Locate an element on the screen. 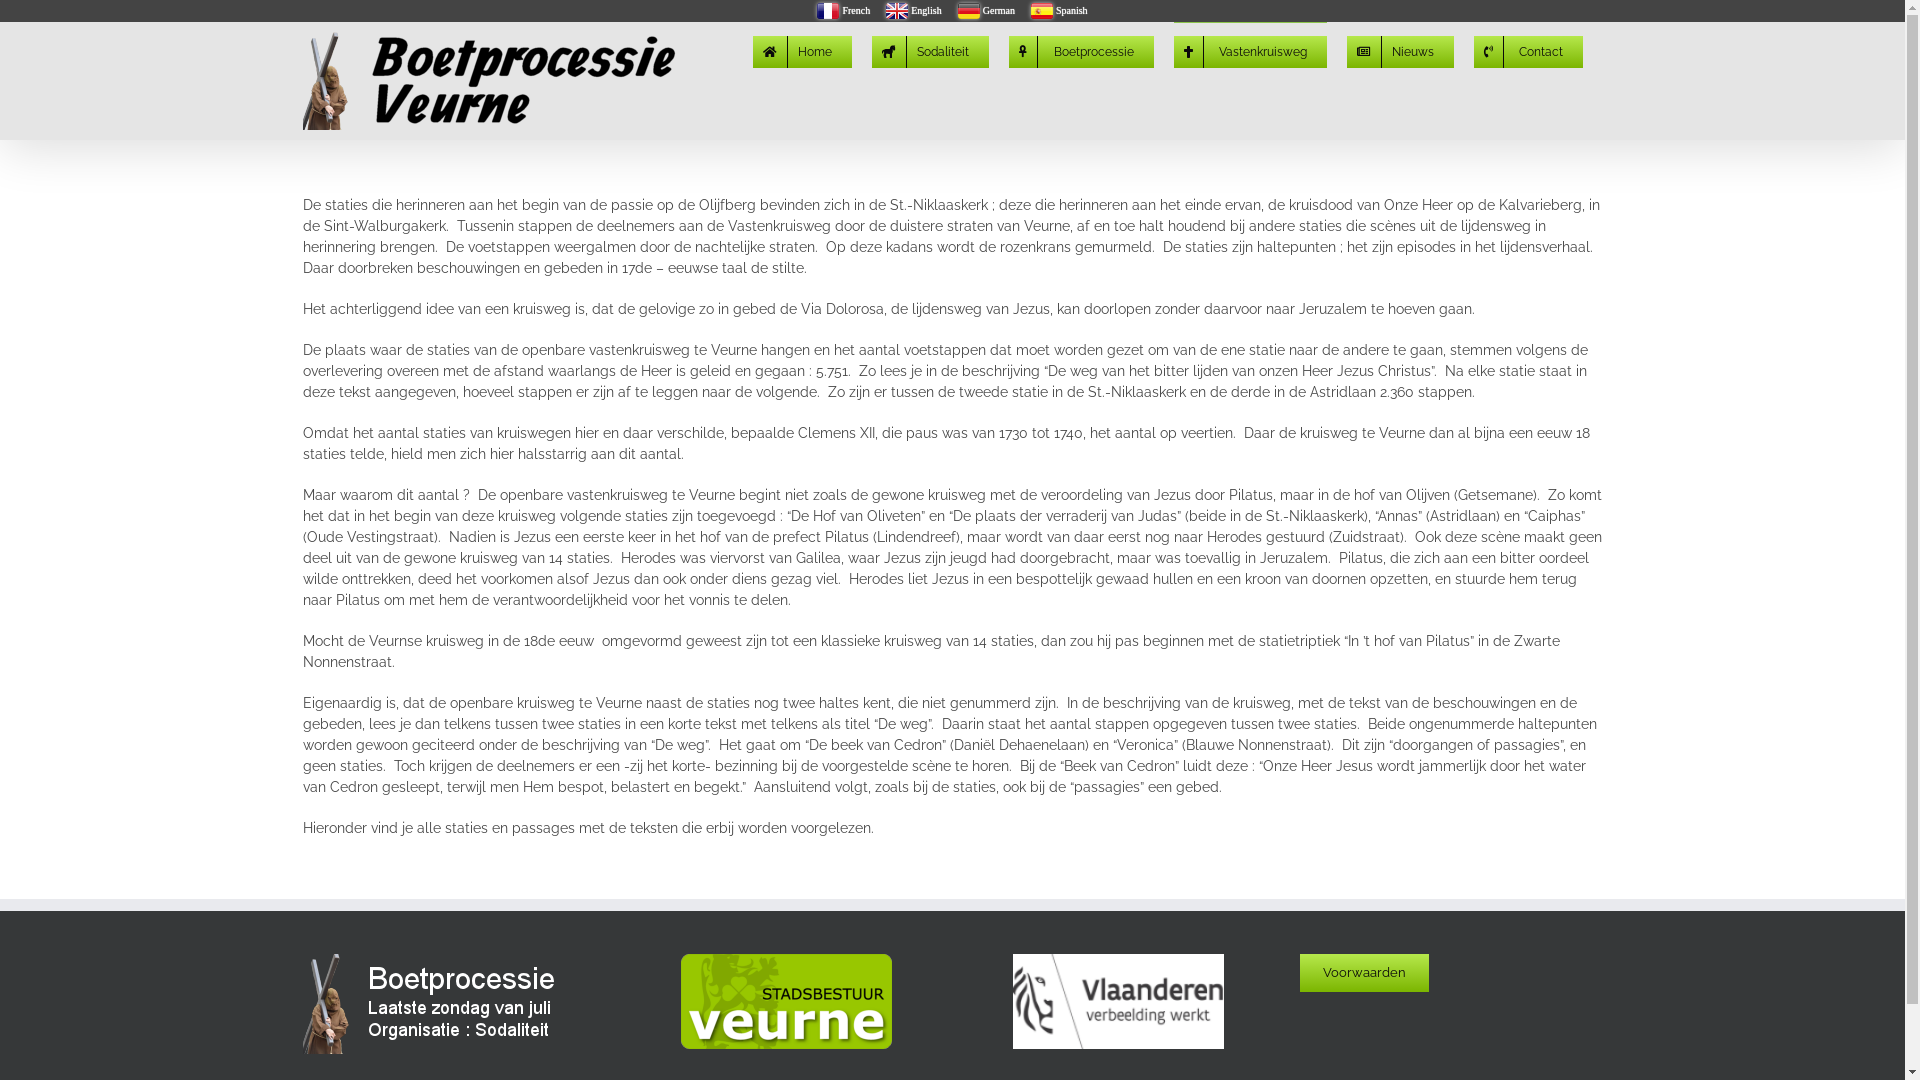  'Boetprocessie' is located at coordinates (1008, 49).